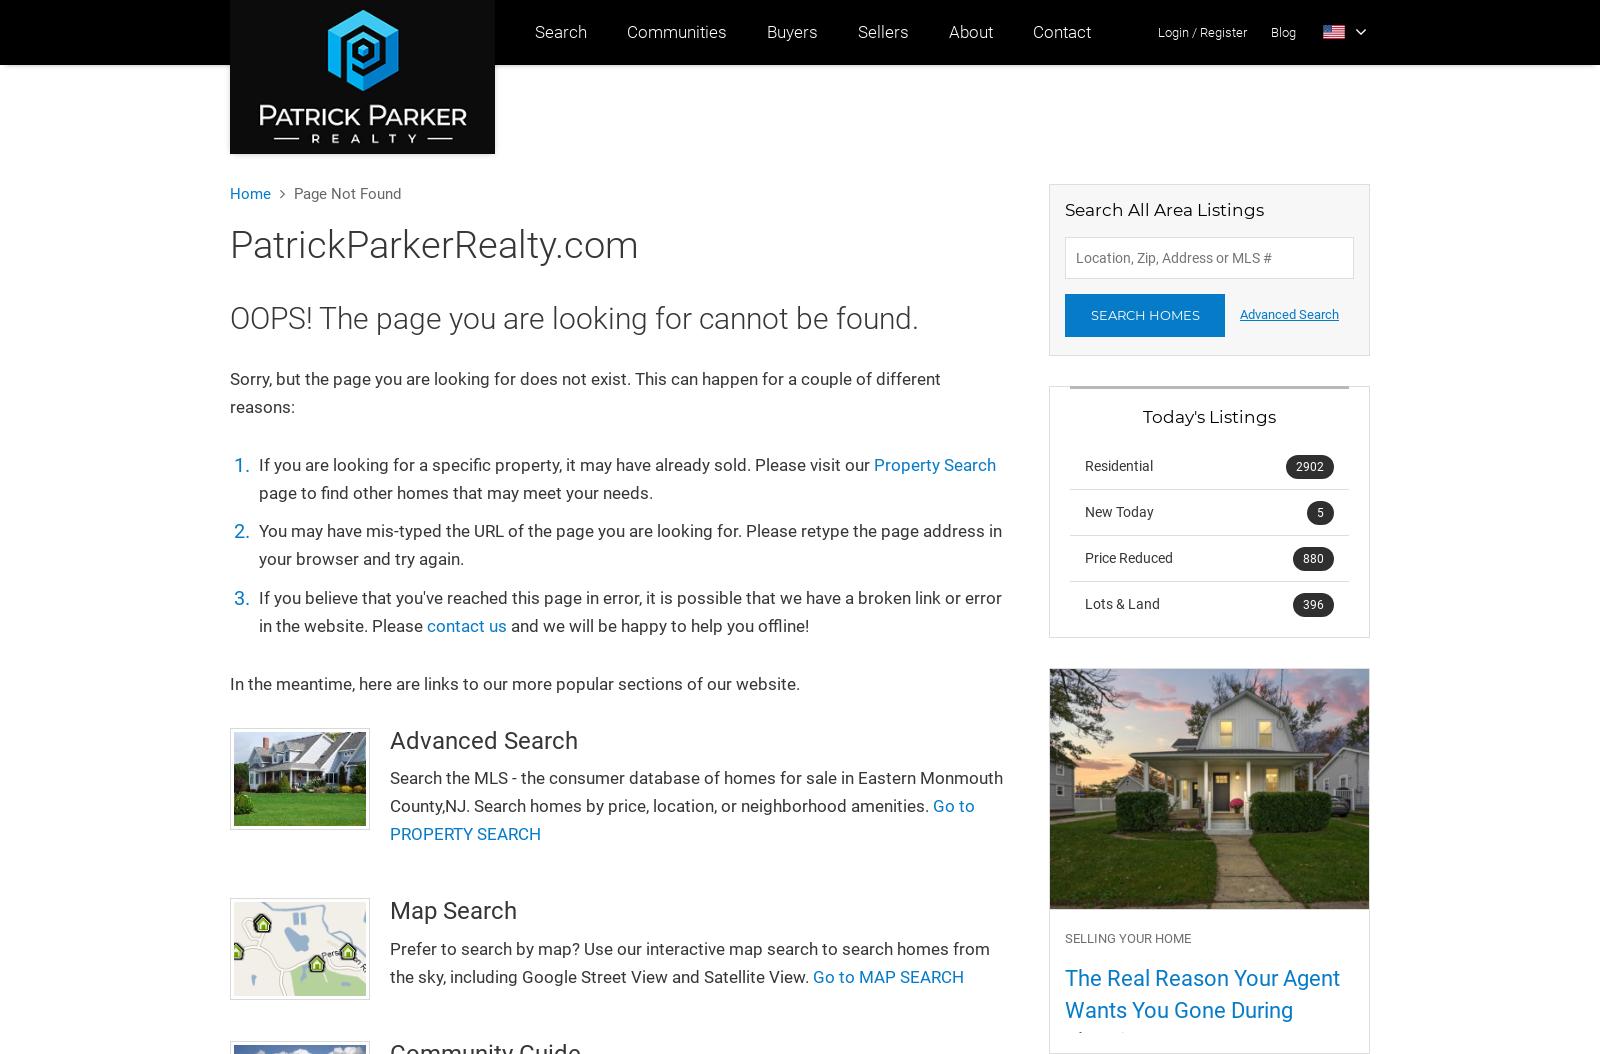 The width and height of the screenshot is (1600, 1054). Describe the element at coordinates (1032, 32) in the screenshot. I see `'Contact'` at that location.